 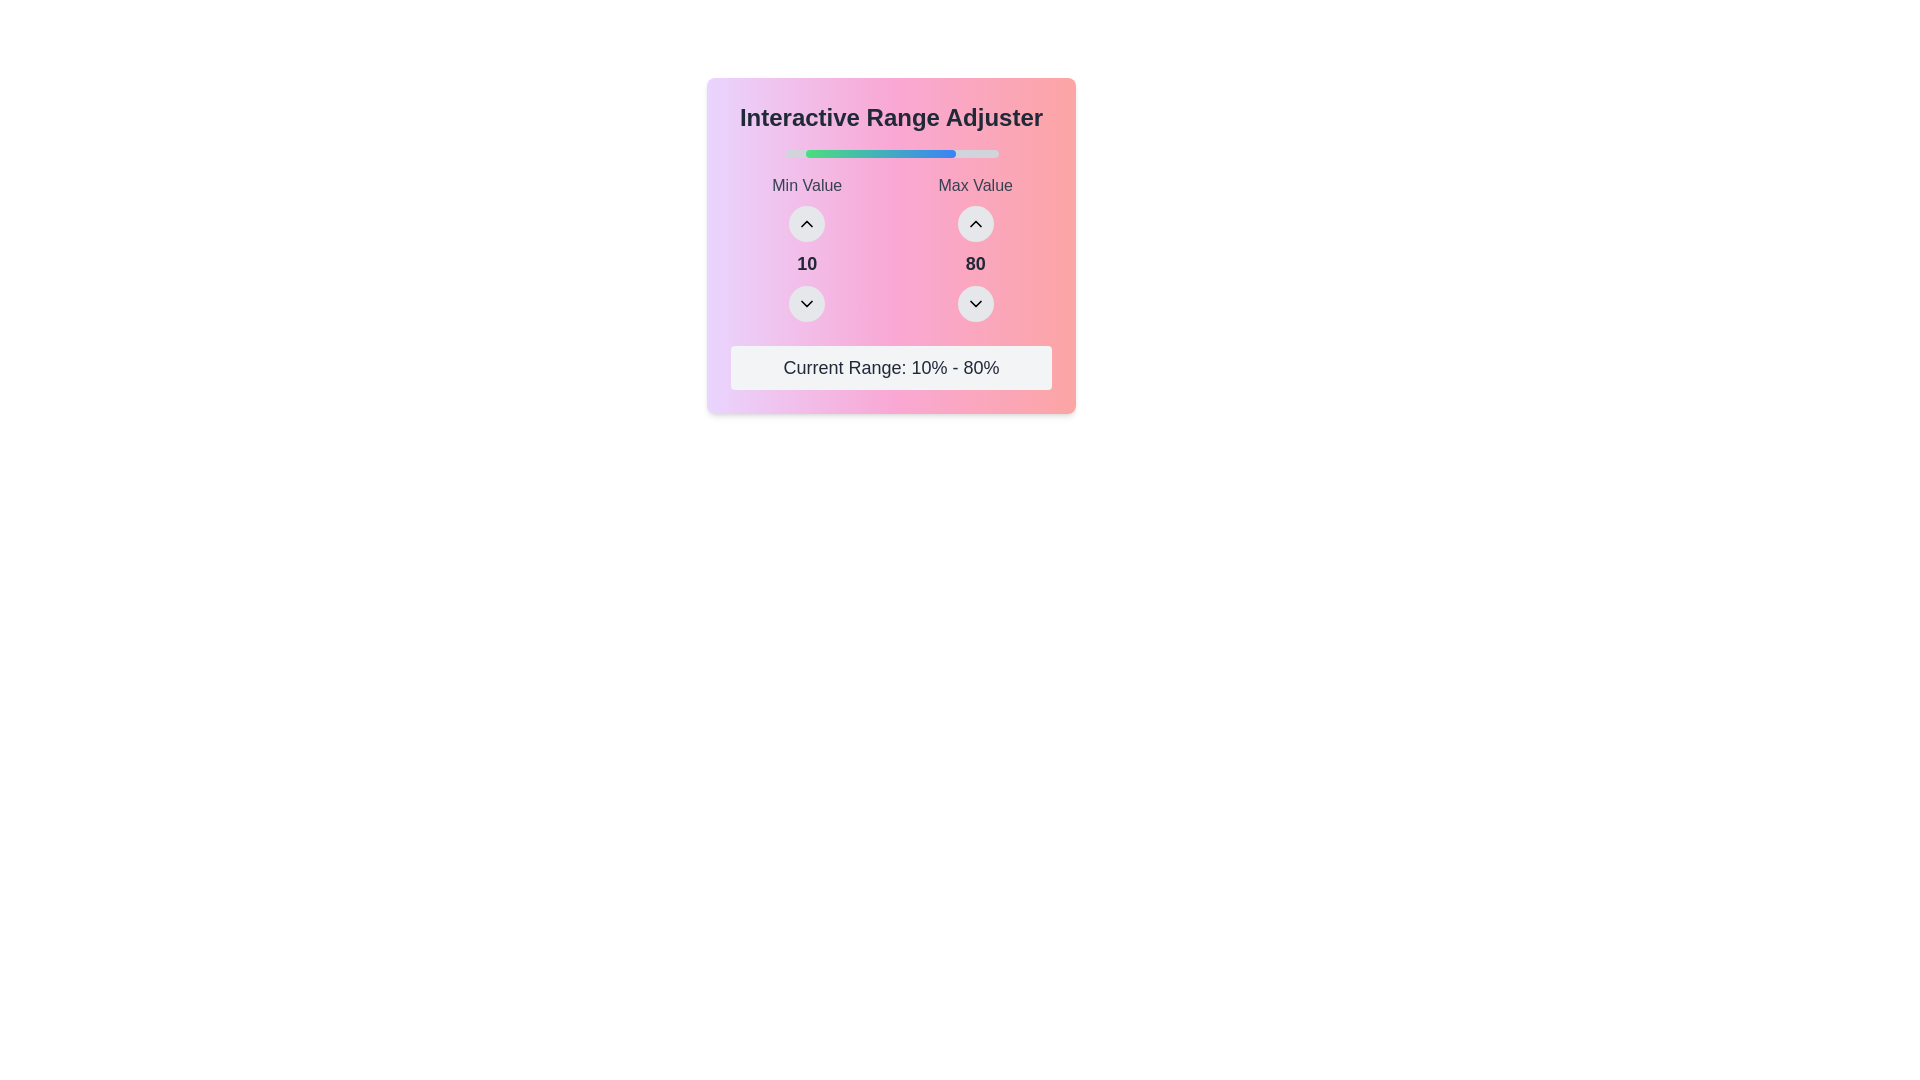 What do you see at coordinates (807, 223) in the screenshot?
I see `the chevron-up icon within the circular button under the 'Min Value' label to increase the minimum value in the range adjuster interface` at bounding box center [807, 223].